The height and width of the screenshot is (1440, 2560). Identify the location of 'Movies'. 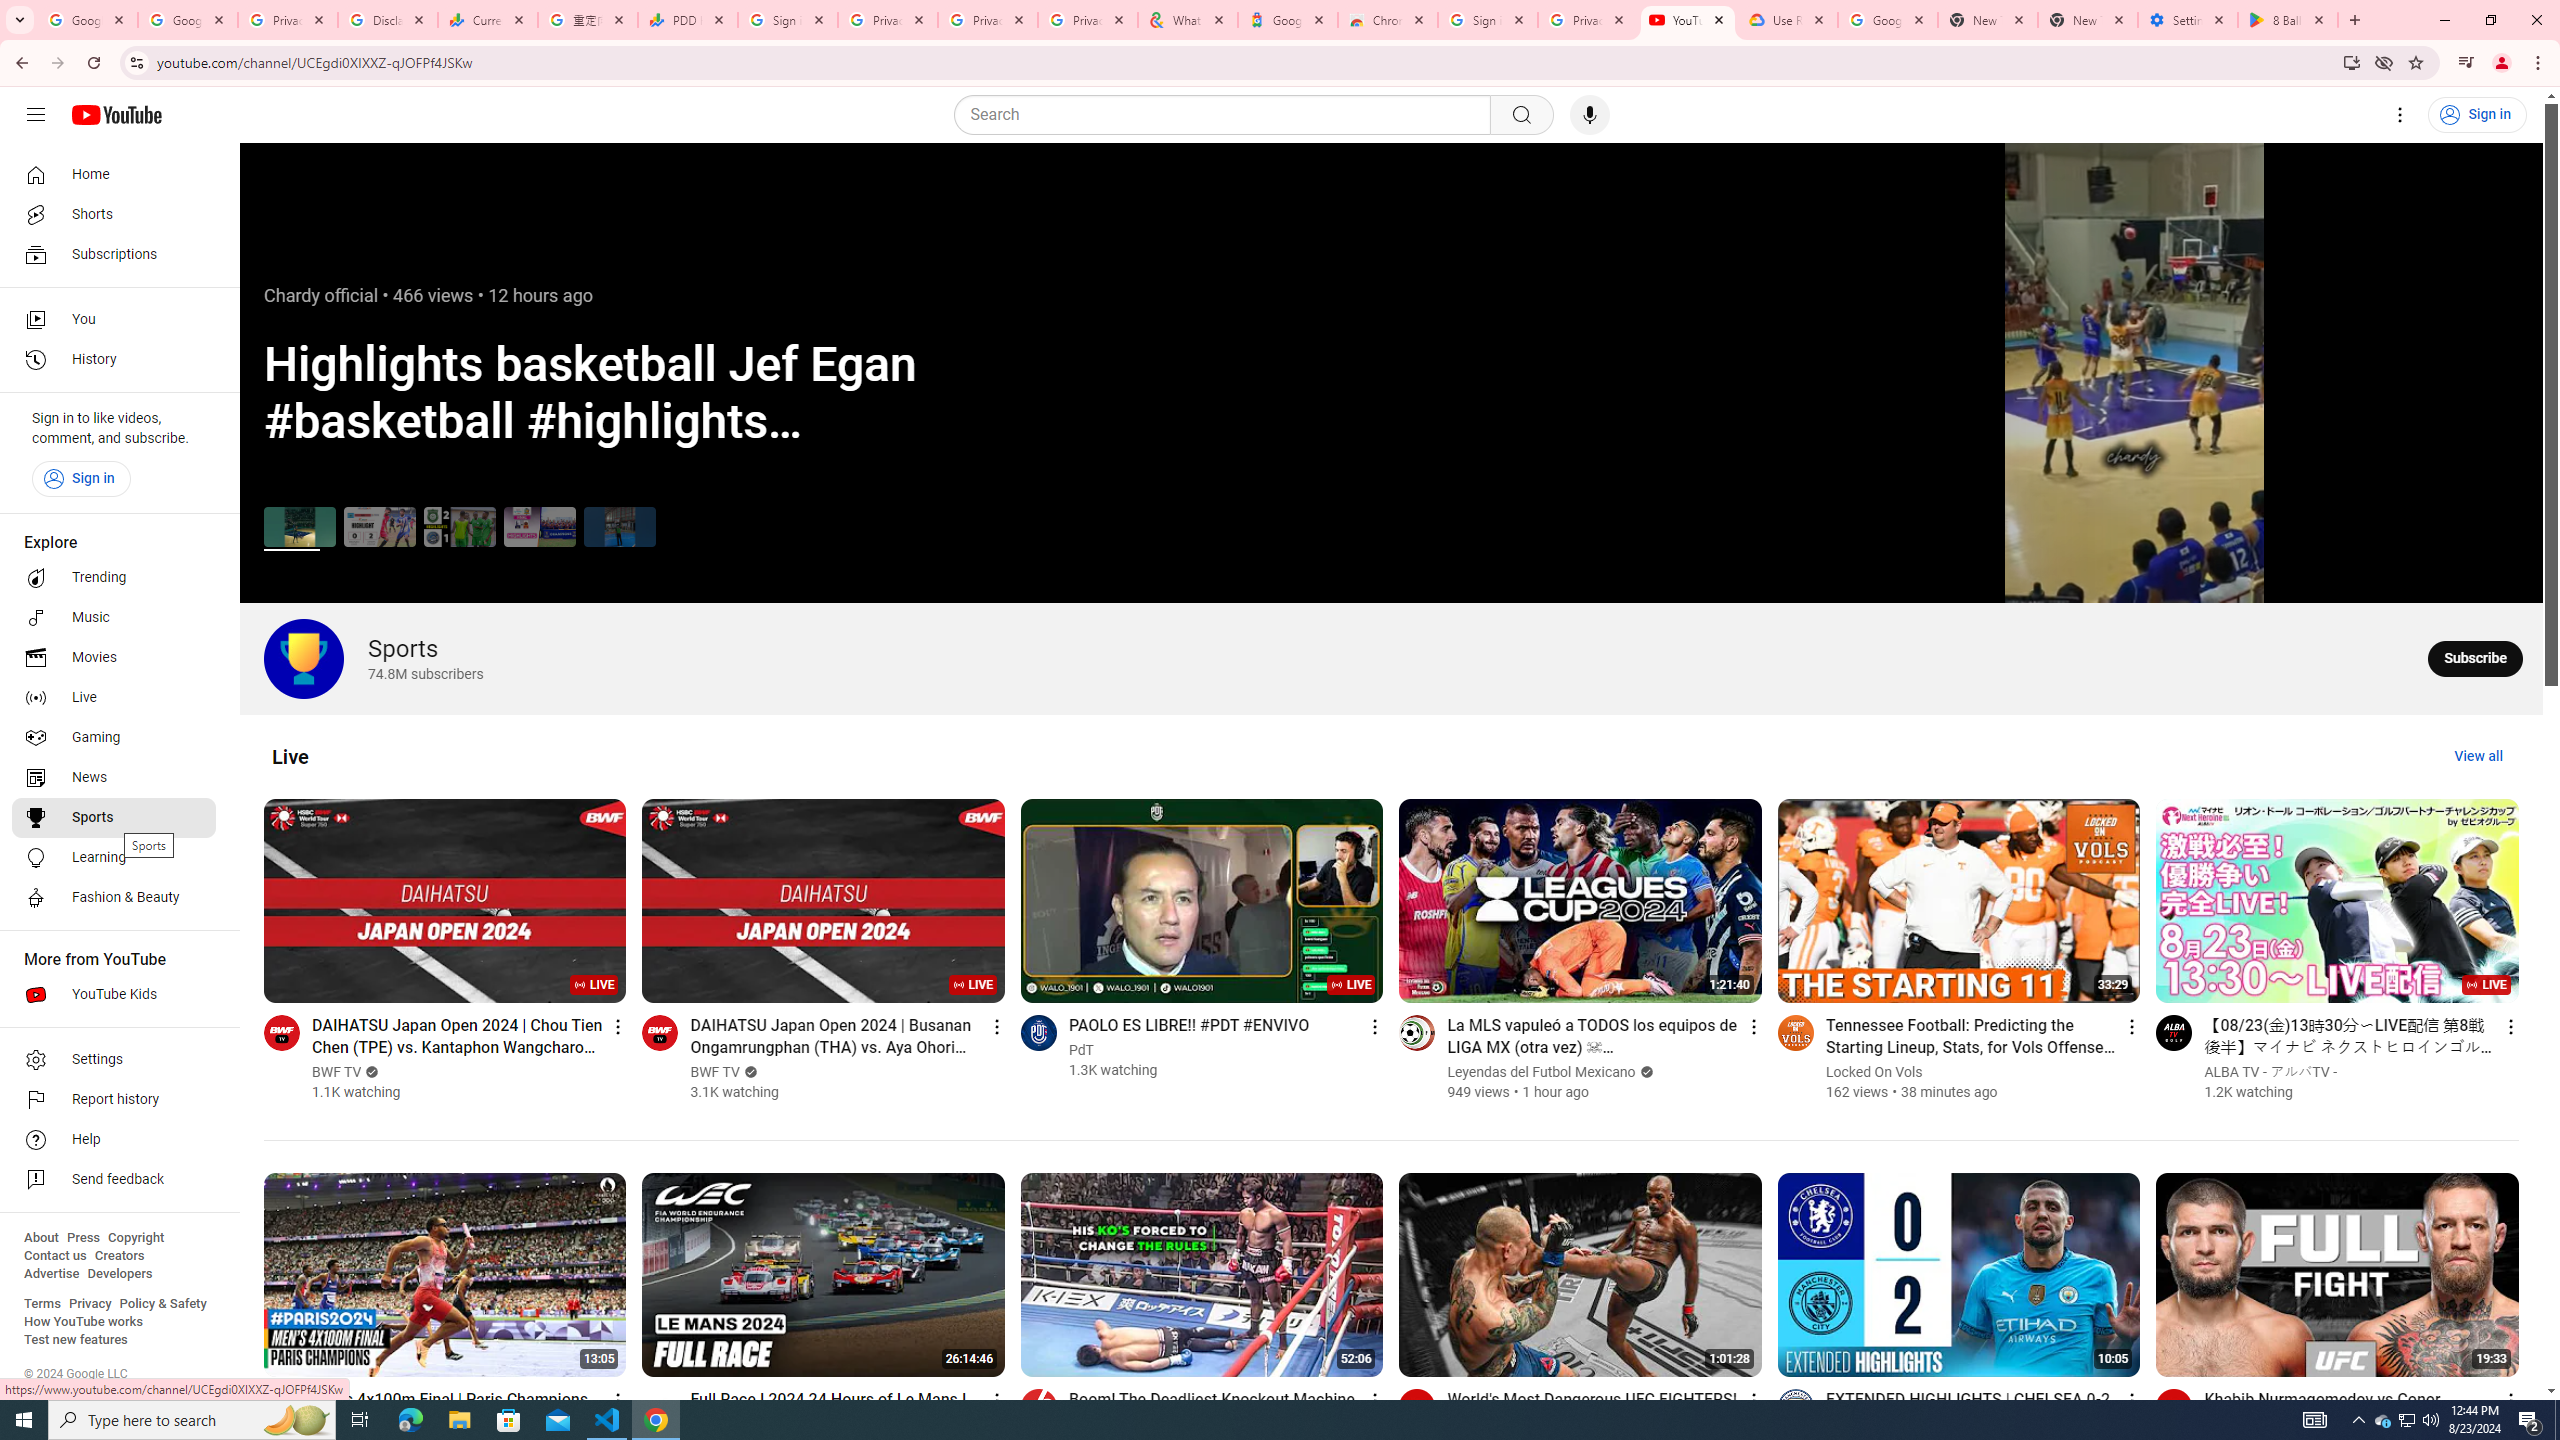
(113, 658).